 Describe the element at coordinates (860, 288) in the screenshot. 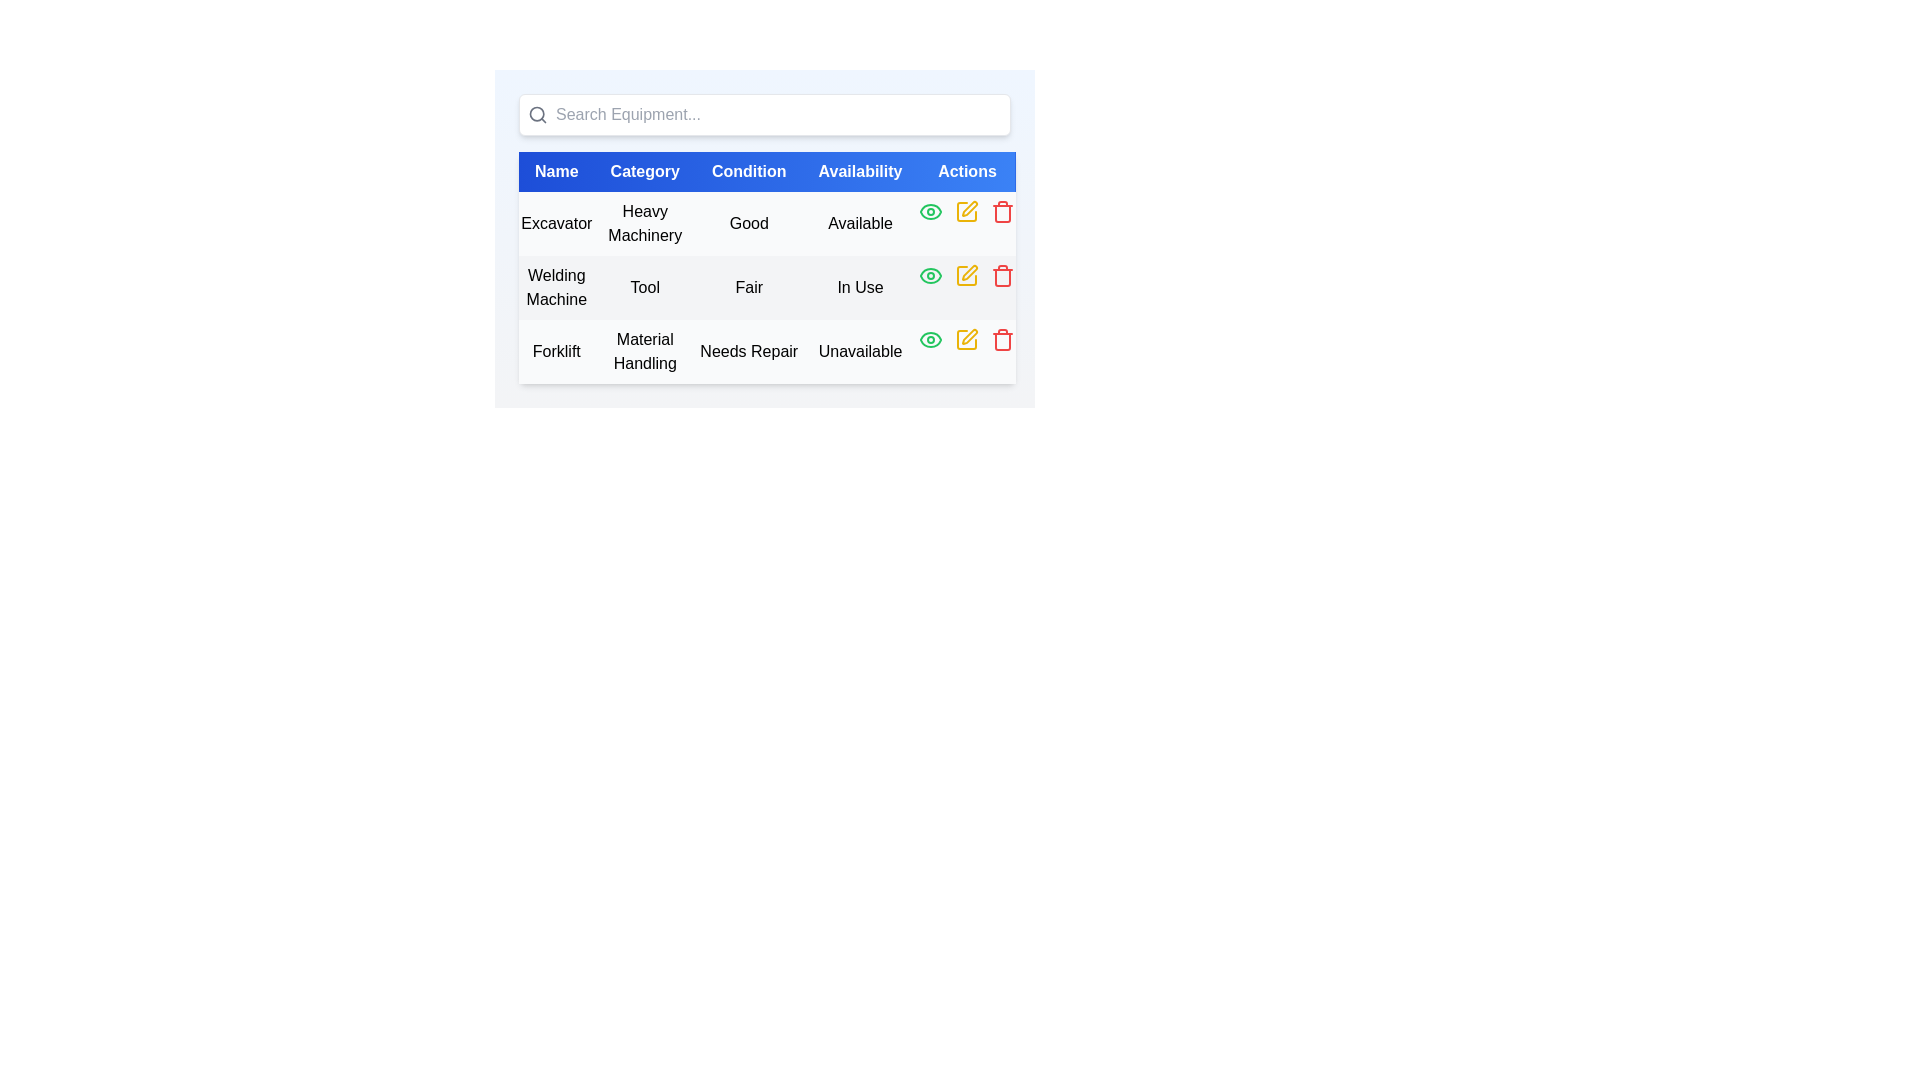

I see `the non-interactive text label displaying 'In Use', located in the second row under the 'Availability' column, between 'Fair' and action icons` at that location.